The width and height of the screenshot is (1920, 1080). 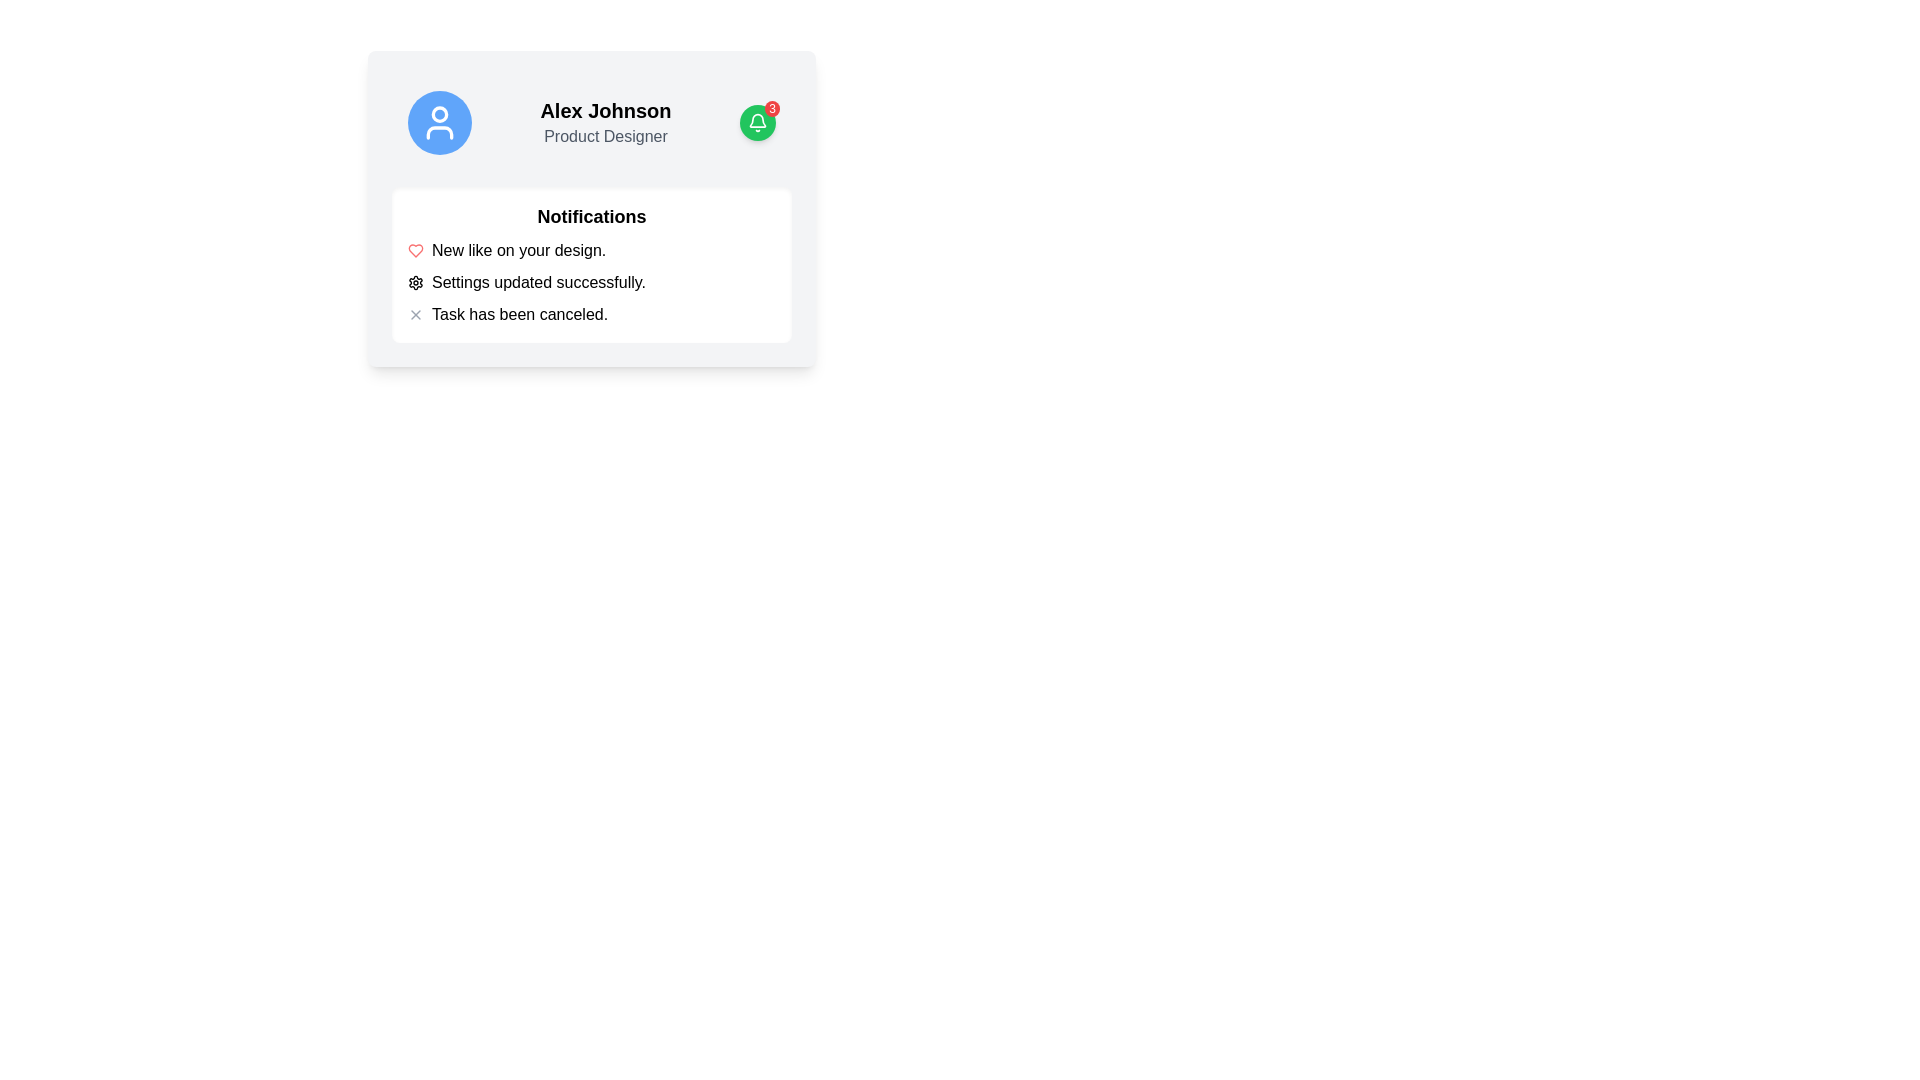 What do you see at coordinates (538, 282) in the screenshot?
I see `the notification message Text Label indicating successful updates to settings, which is the second item in the notification panel` at bounding box center [538, 282].